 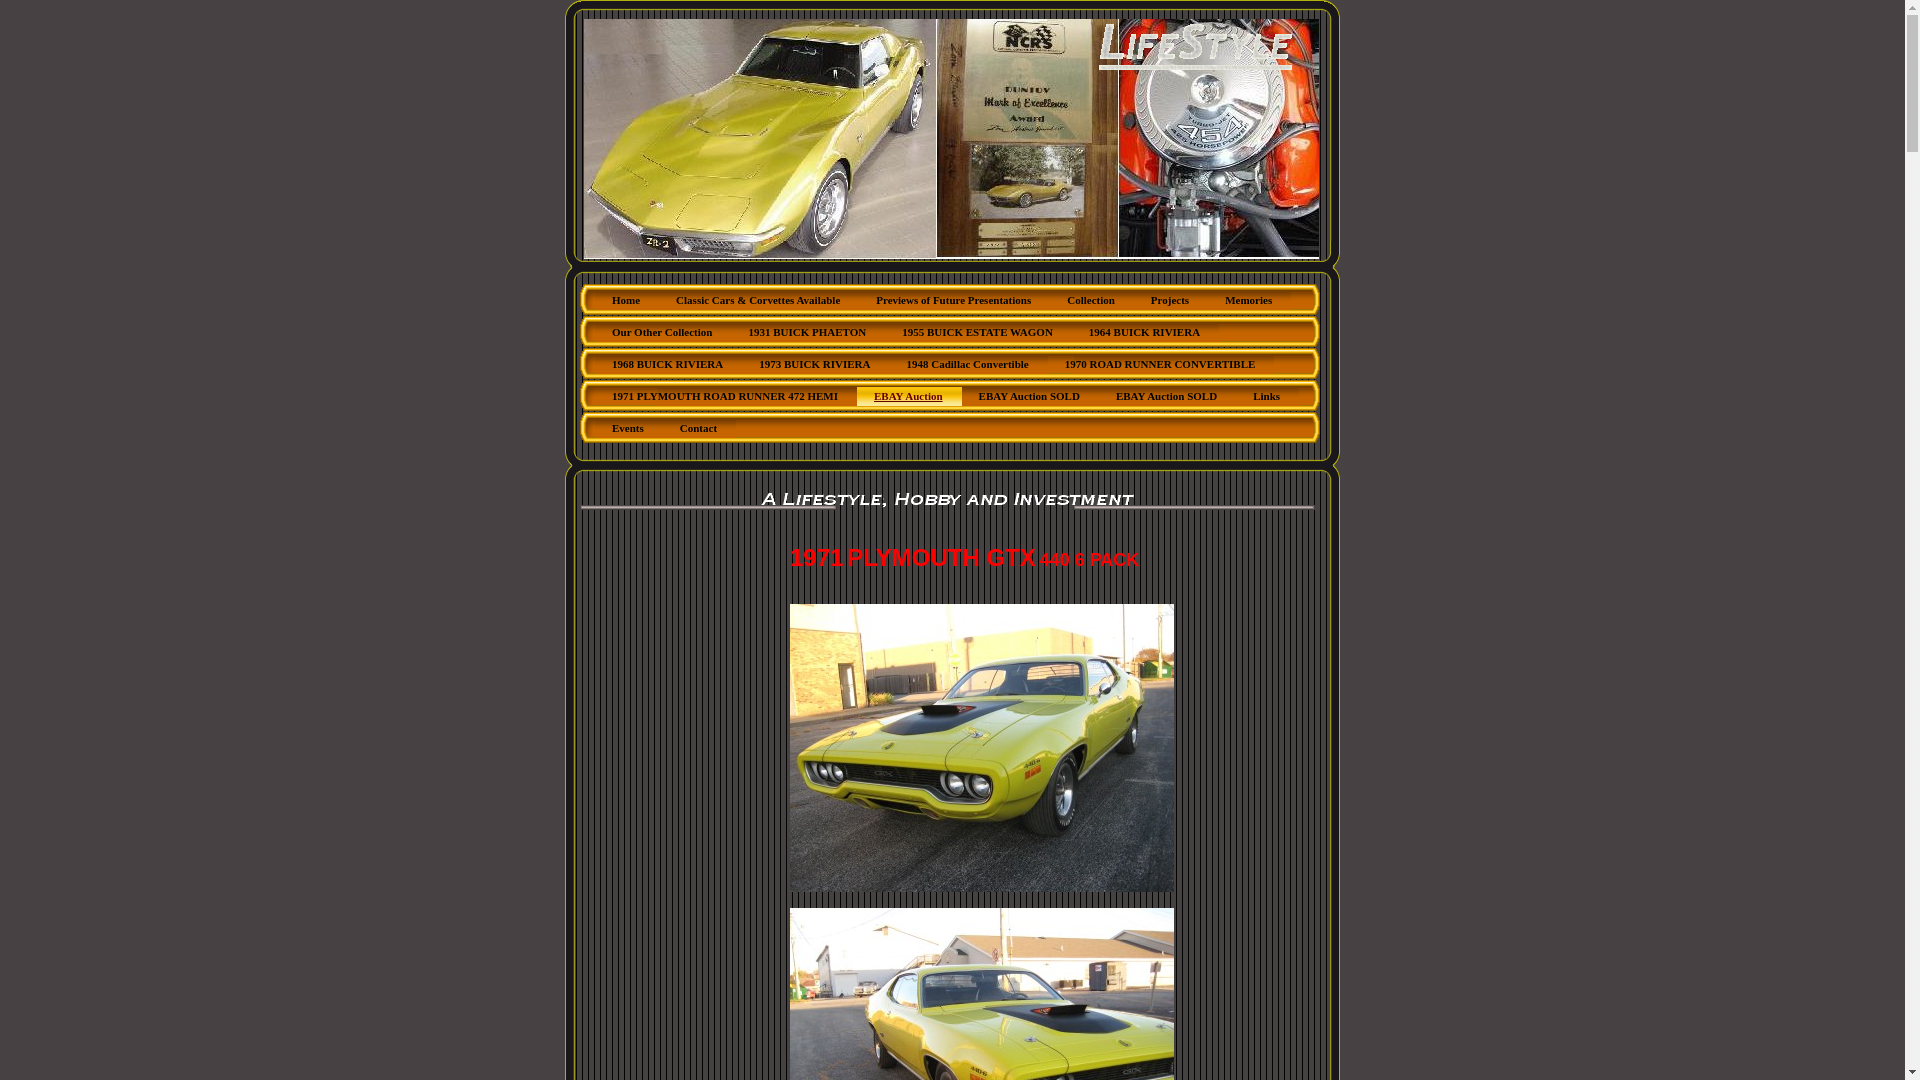 What do you see at coordinates (662, 332) in the screenshot?
I see `'Our Other Collection'` at bounding box center [662, 332].